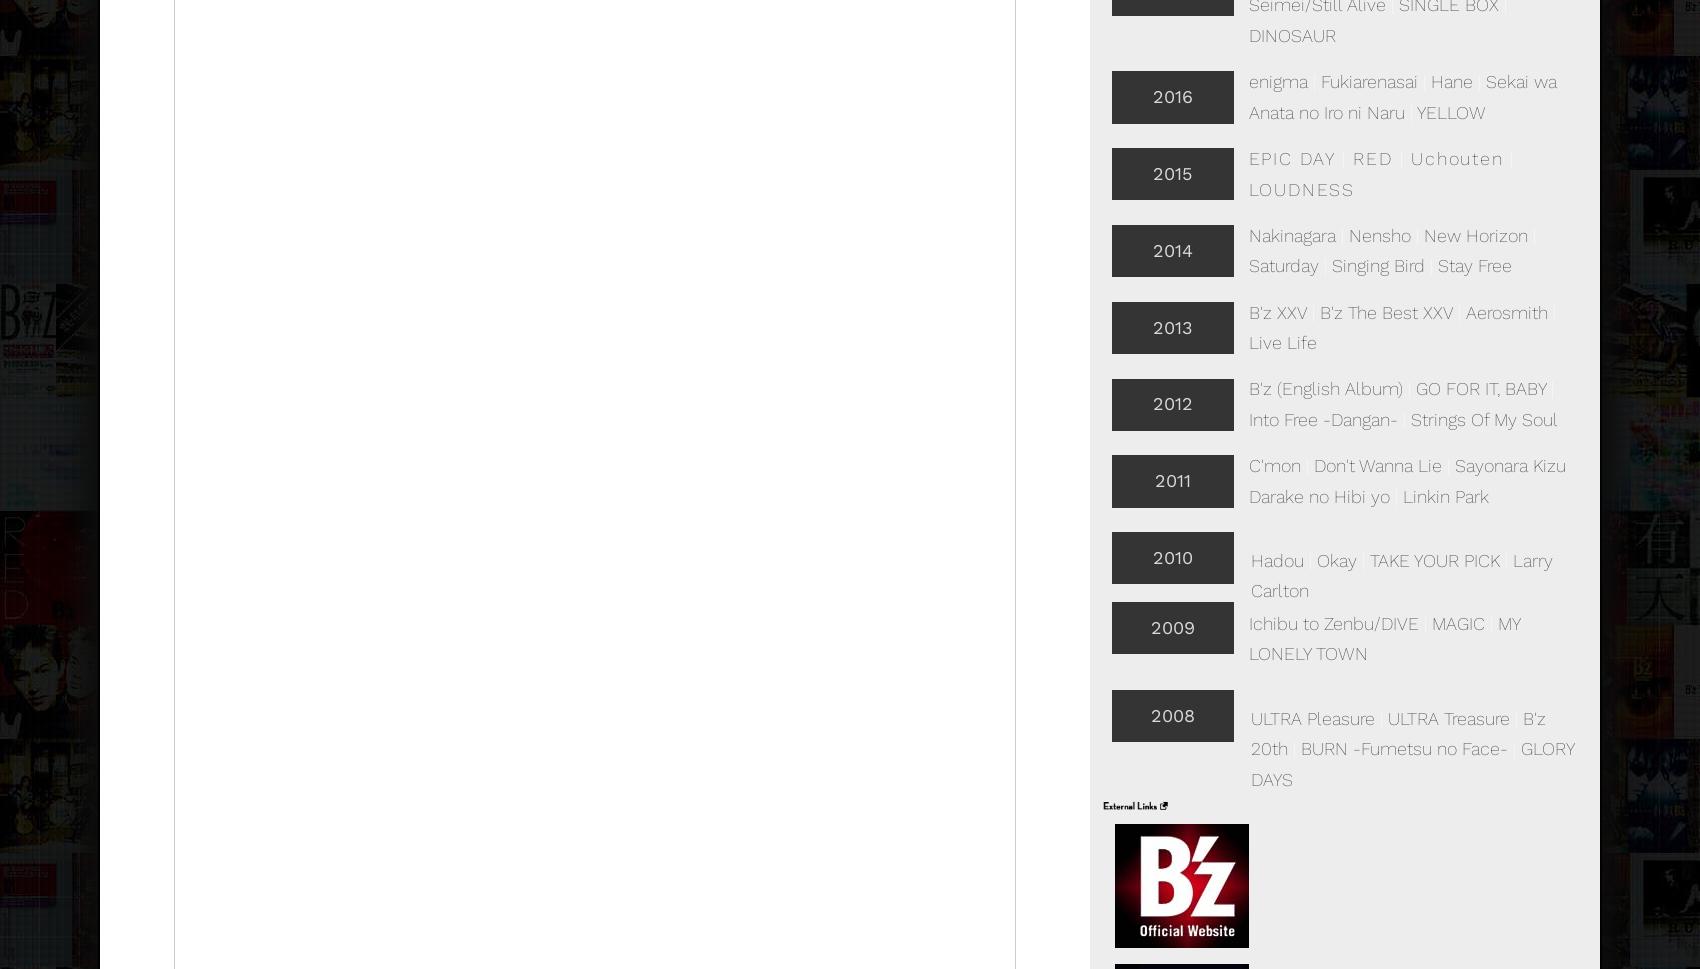 The height and width of the screenshot is (969, 1700). Describe the element at coordinates (1377, 265) in the screenshot. I see `'Singing Bird'` at that location.